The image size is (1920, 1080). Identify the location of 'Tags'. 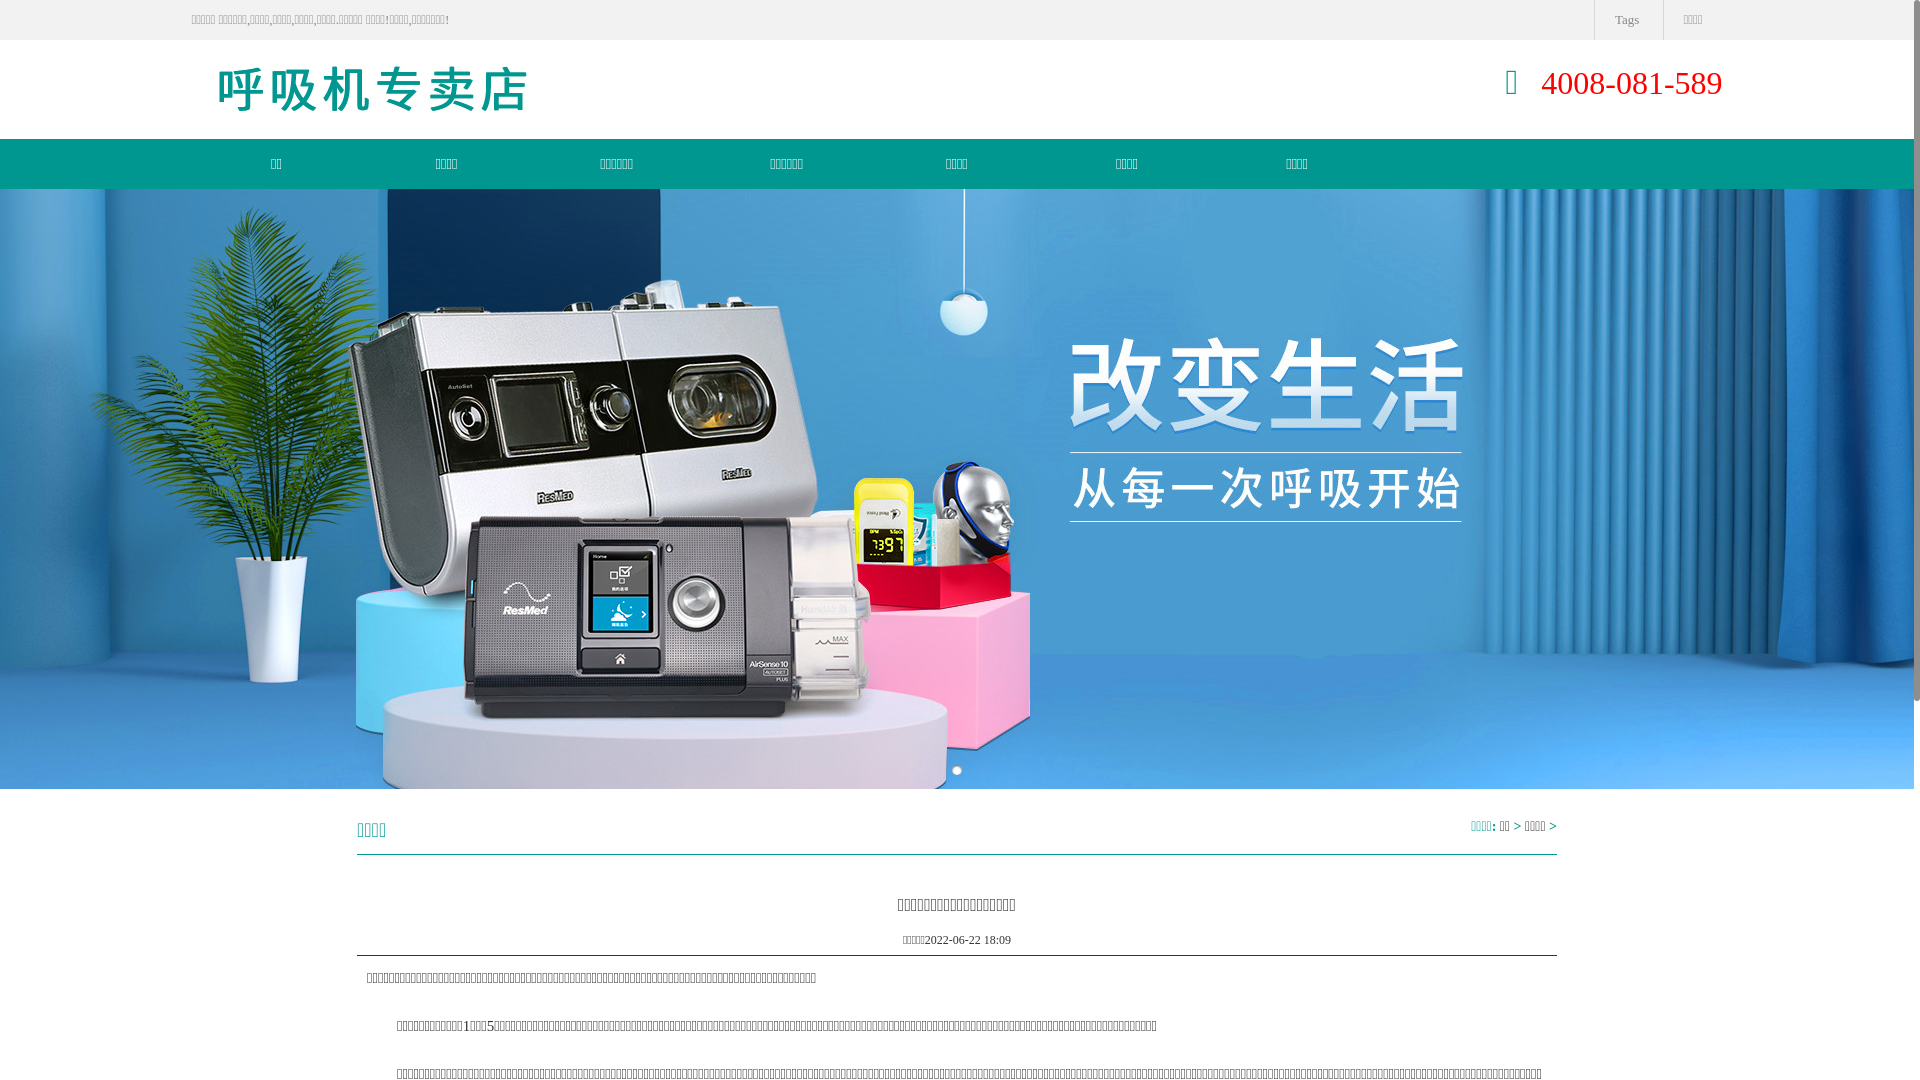
(1626, 19).